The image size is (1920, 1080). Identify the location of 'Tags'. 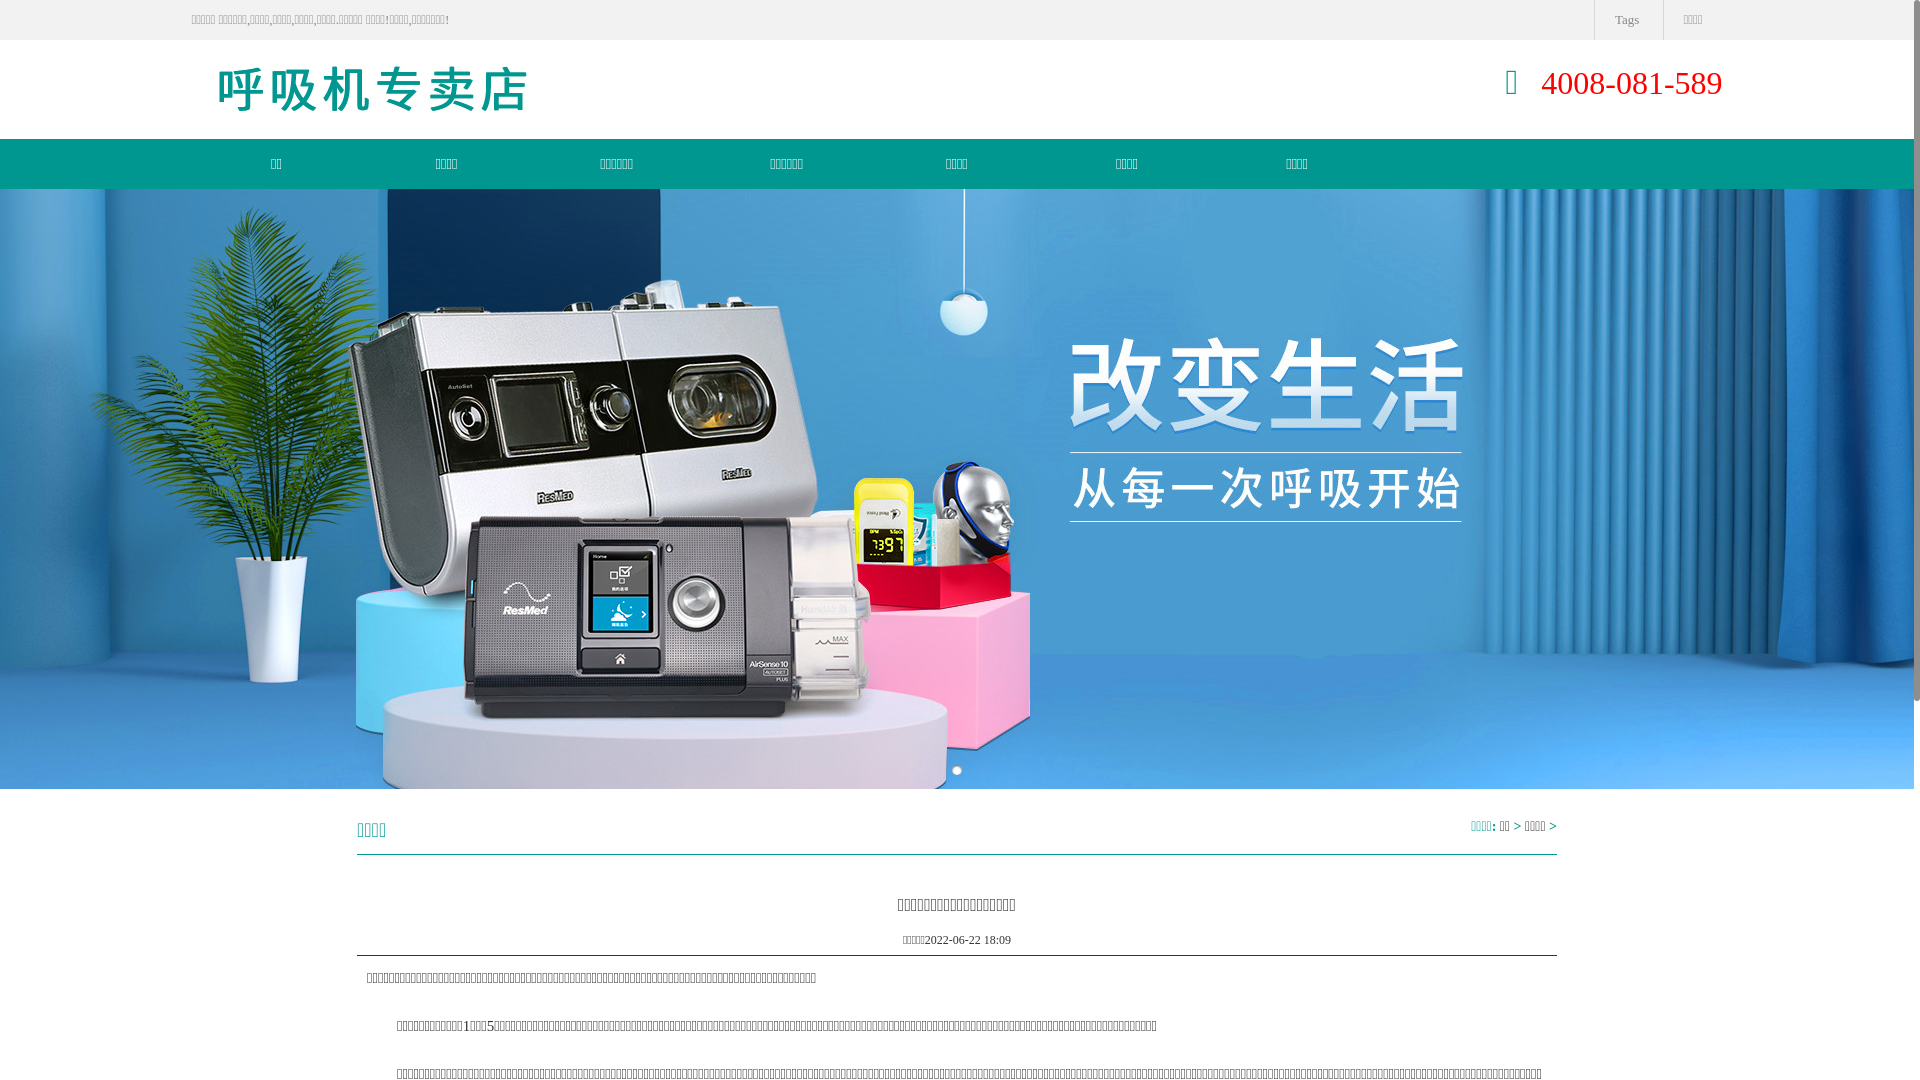
(1626, 19).